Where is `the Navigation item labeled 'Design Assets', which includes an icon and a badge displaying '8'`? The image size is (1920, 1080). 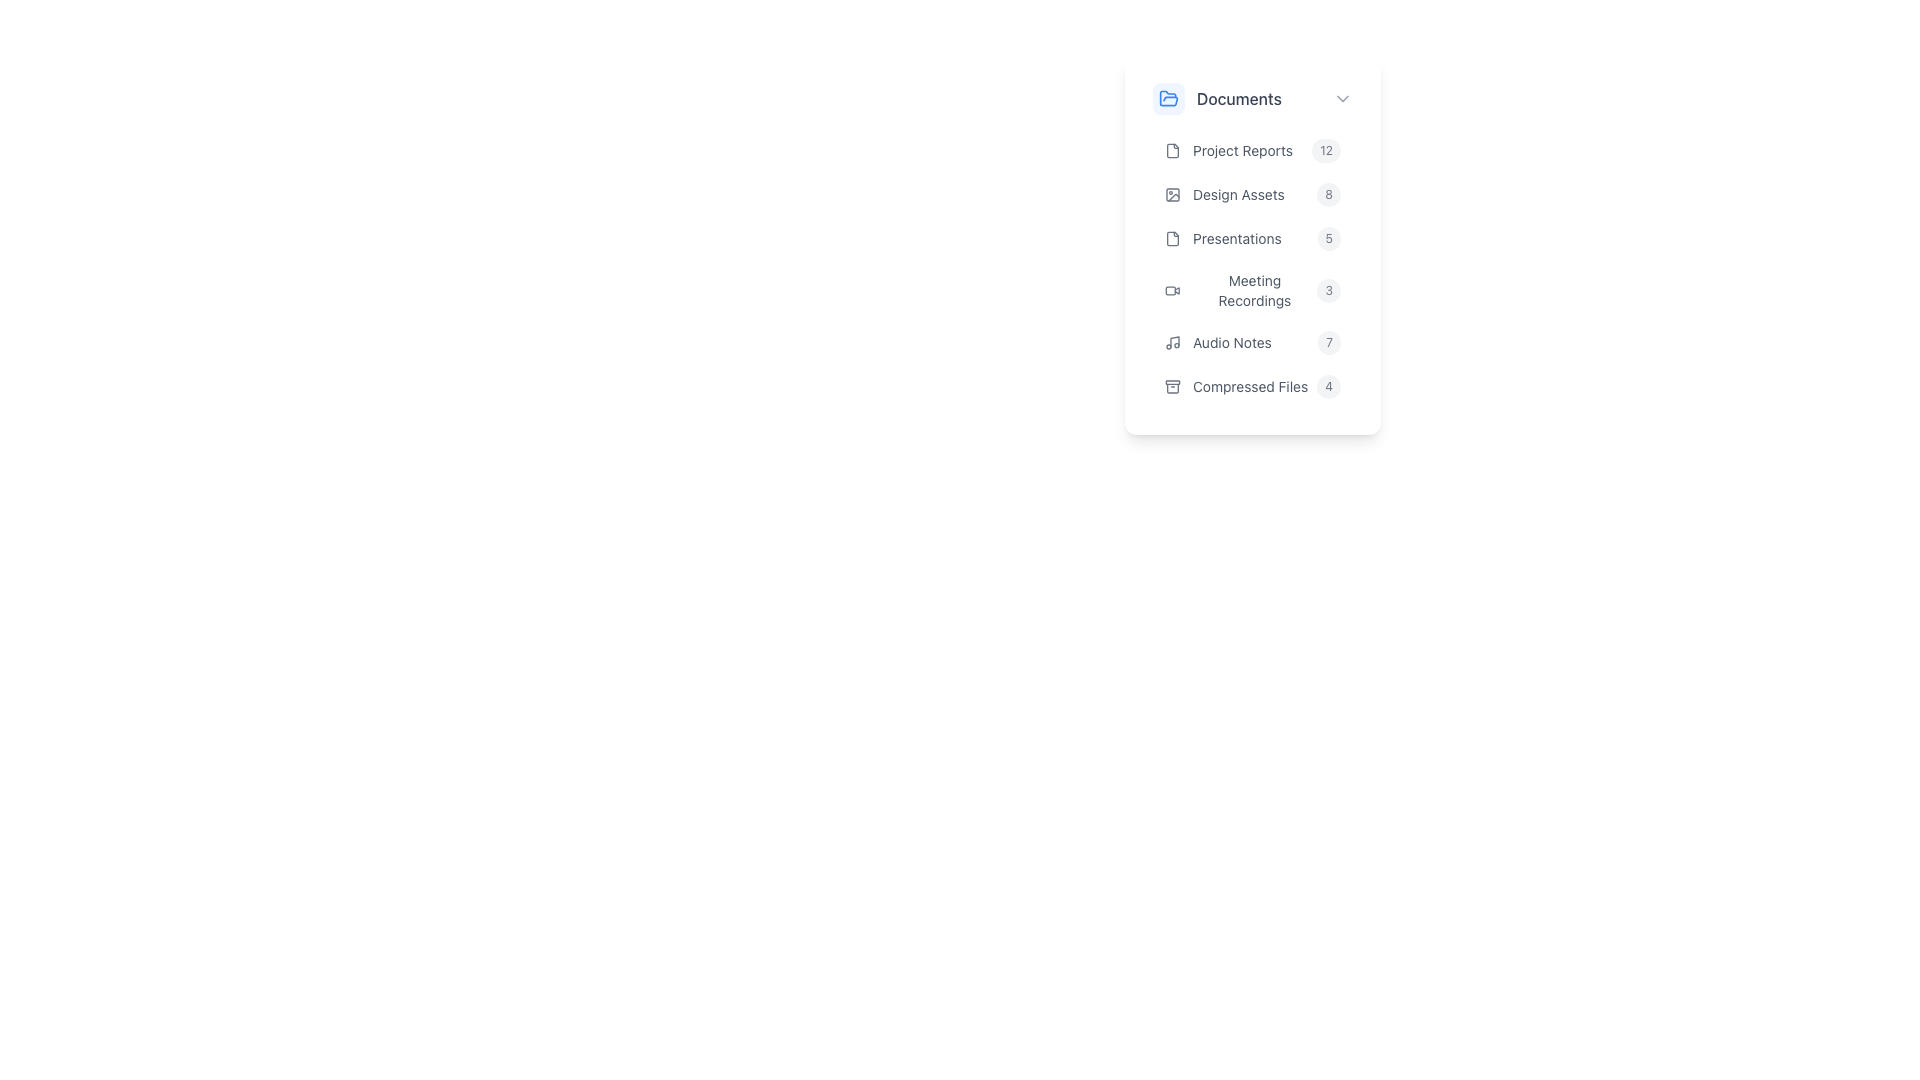 the Navigation item labeled 'Design Assets', which includes an icon and a badge displaying '8' is located at coordinates (1251, 195).